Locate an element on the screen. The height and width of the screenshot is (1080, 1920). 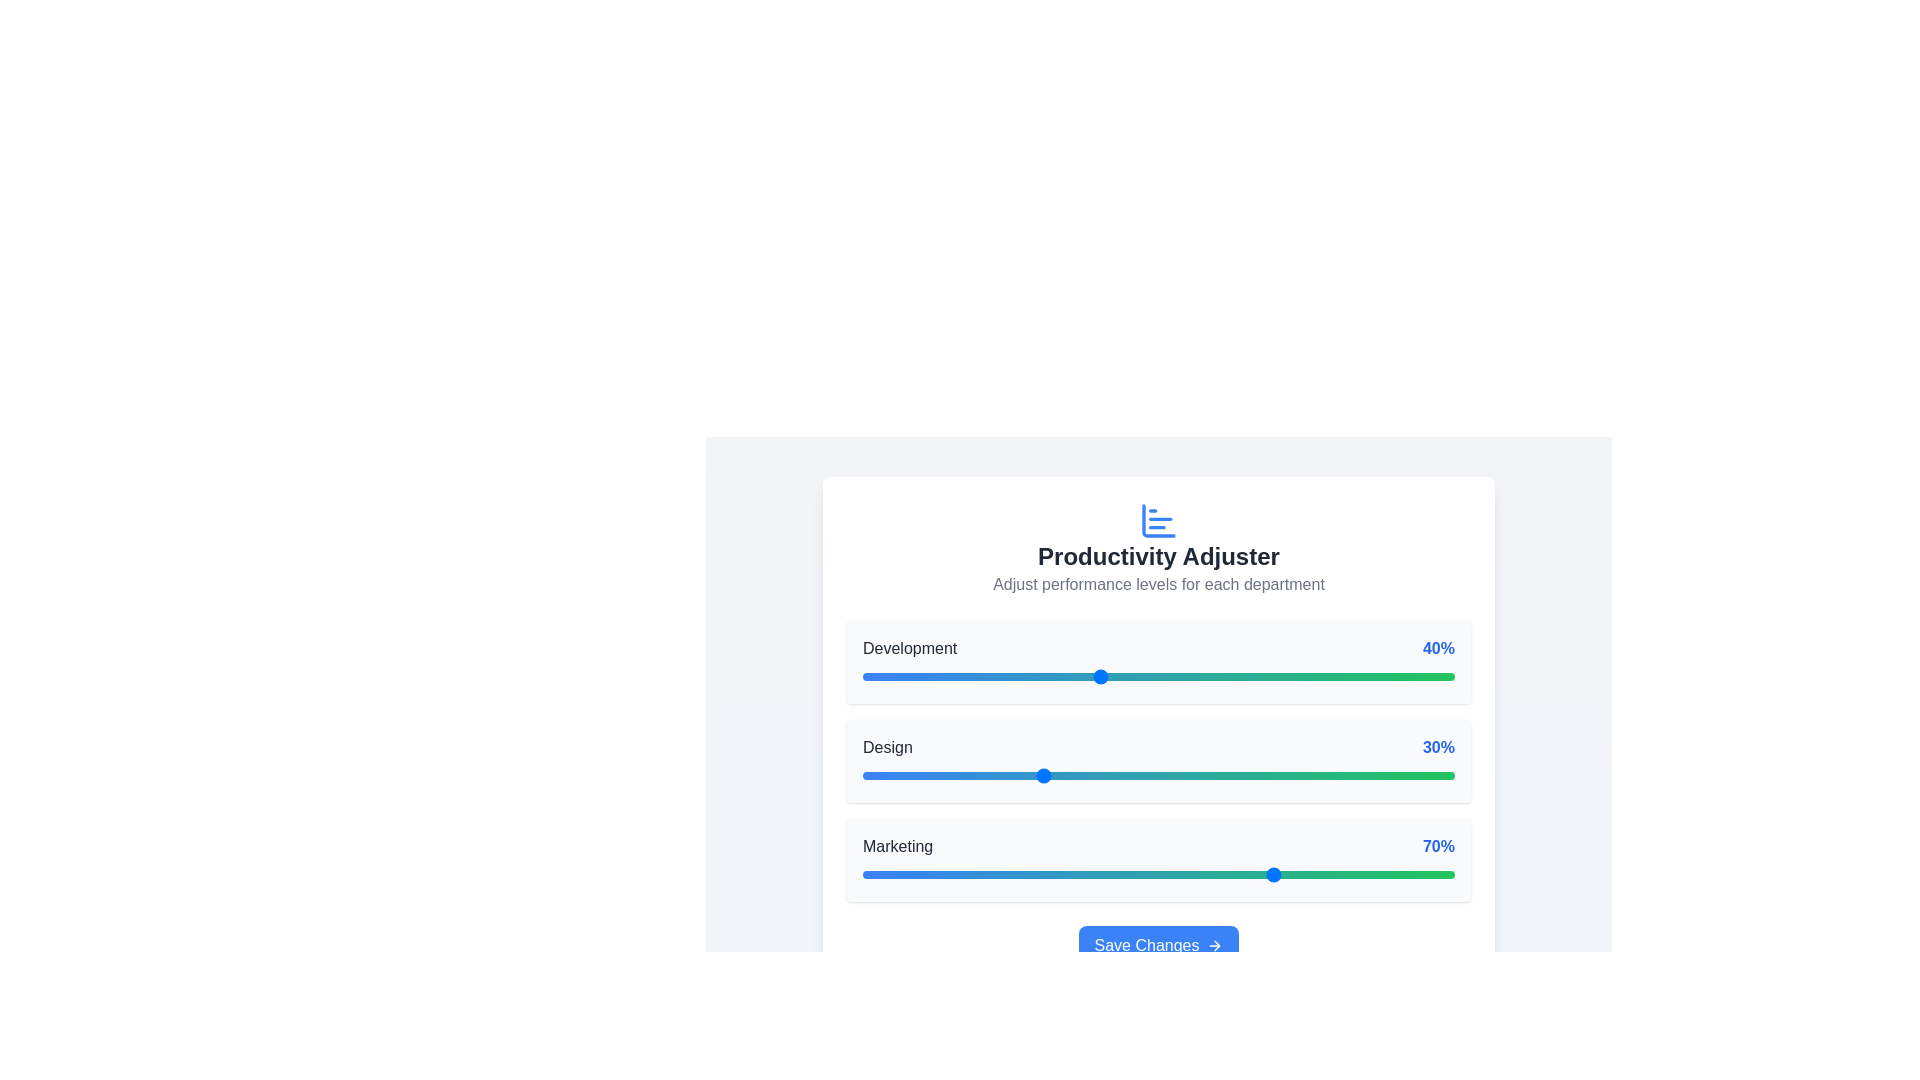
the slider value is located at coordinates (1123, 874).